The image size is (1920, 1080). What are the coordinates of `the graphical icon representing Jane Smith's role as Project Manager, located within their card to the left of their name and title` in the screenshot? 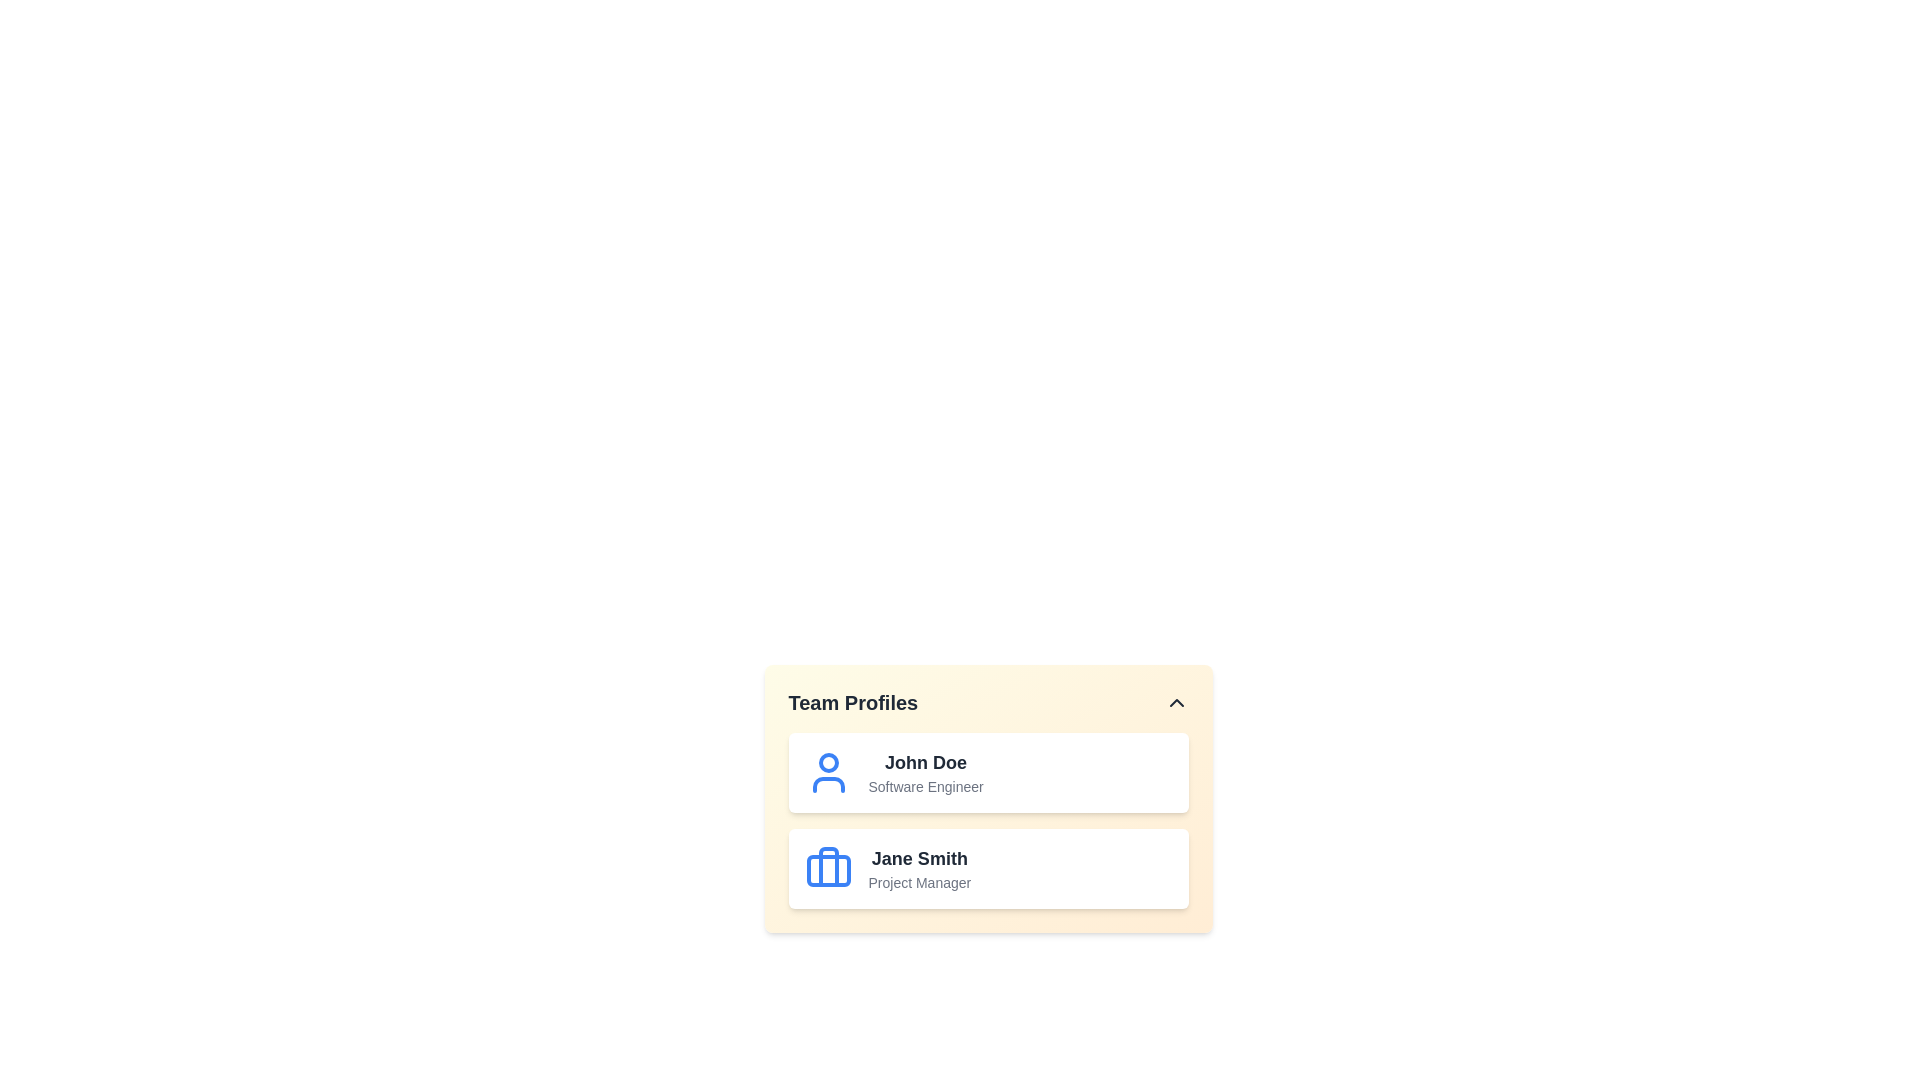 It's located at (828, 867).